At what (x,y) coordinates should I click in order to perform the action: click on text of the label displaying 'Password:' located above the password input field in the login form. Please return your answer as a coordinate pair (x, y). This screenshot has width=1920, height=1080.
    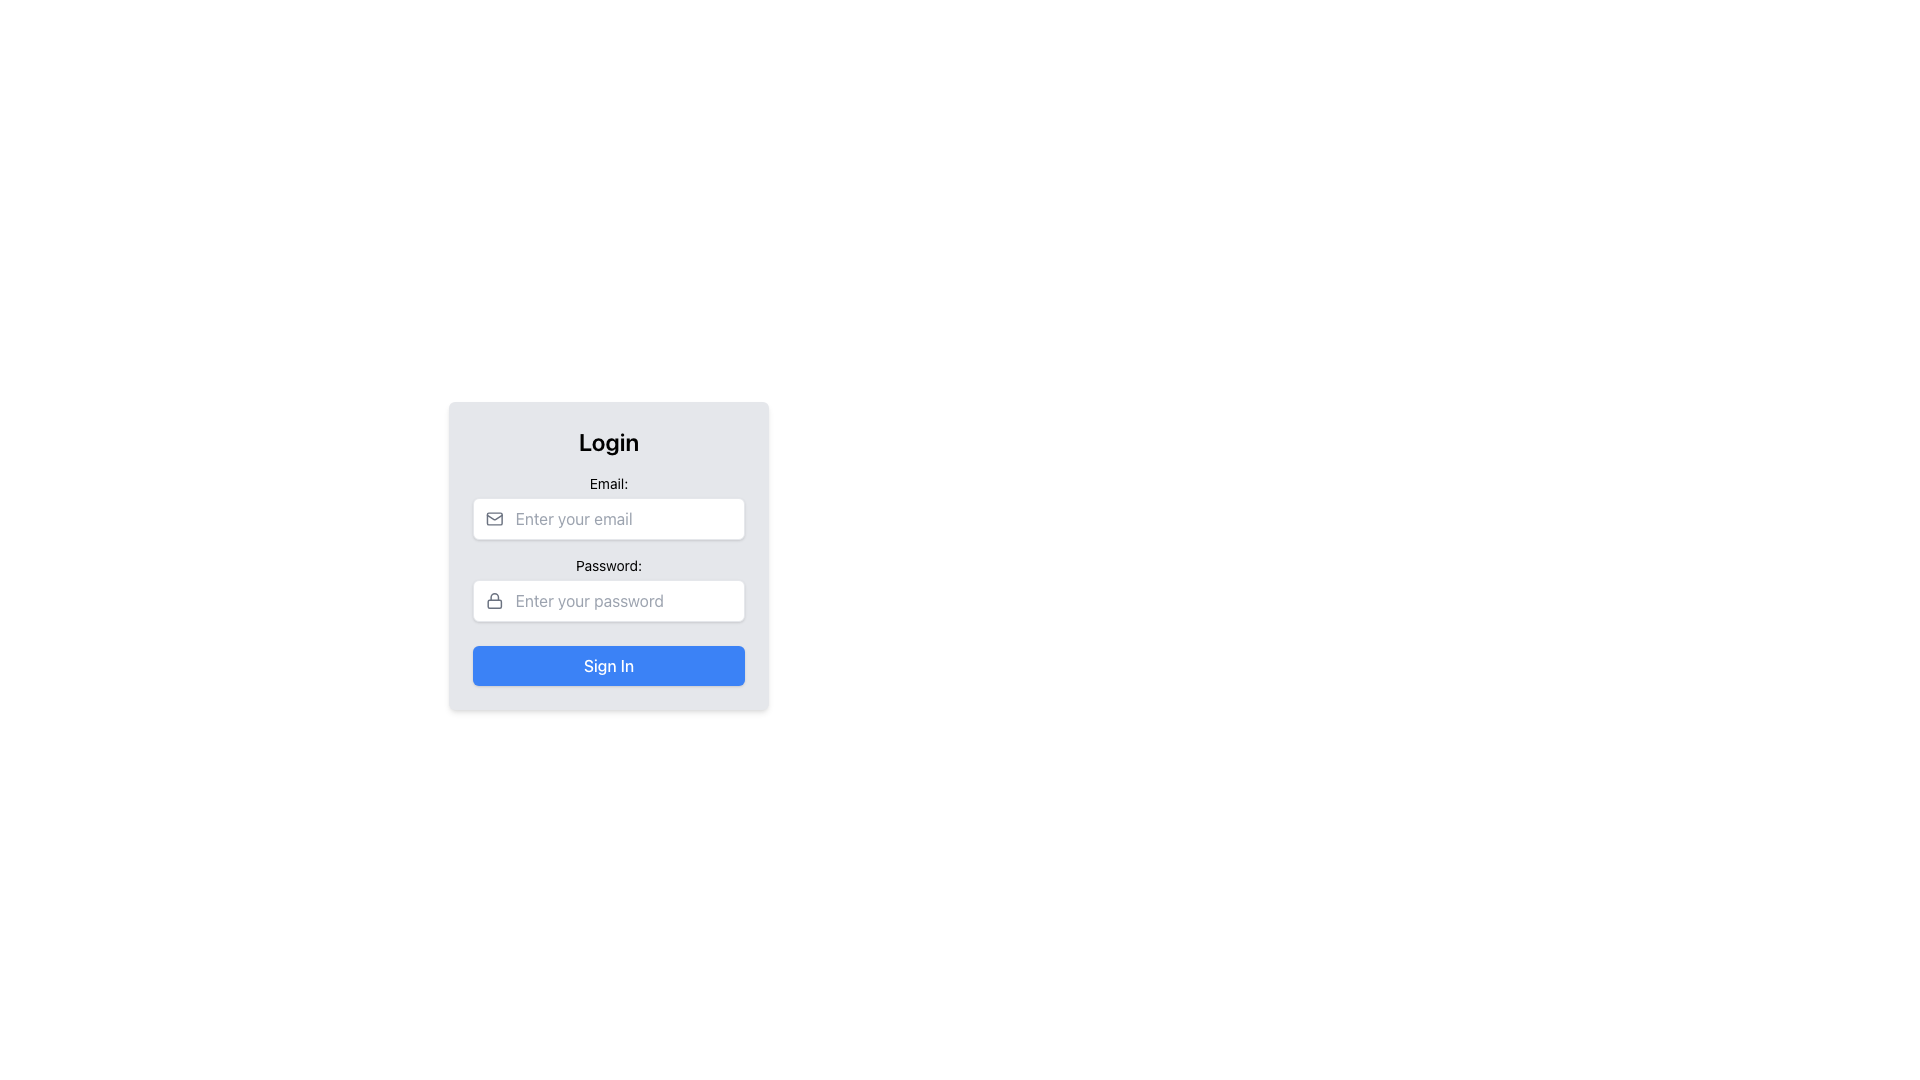
    Looking at the image, I should click on (608, 566).